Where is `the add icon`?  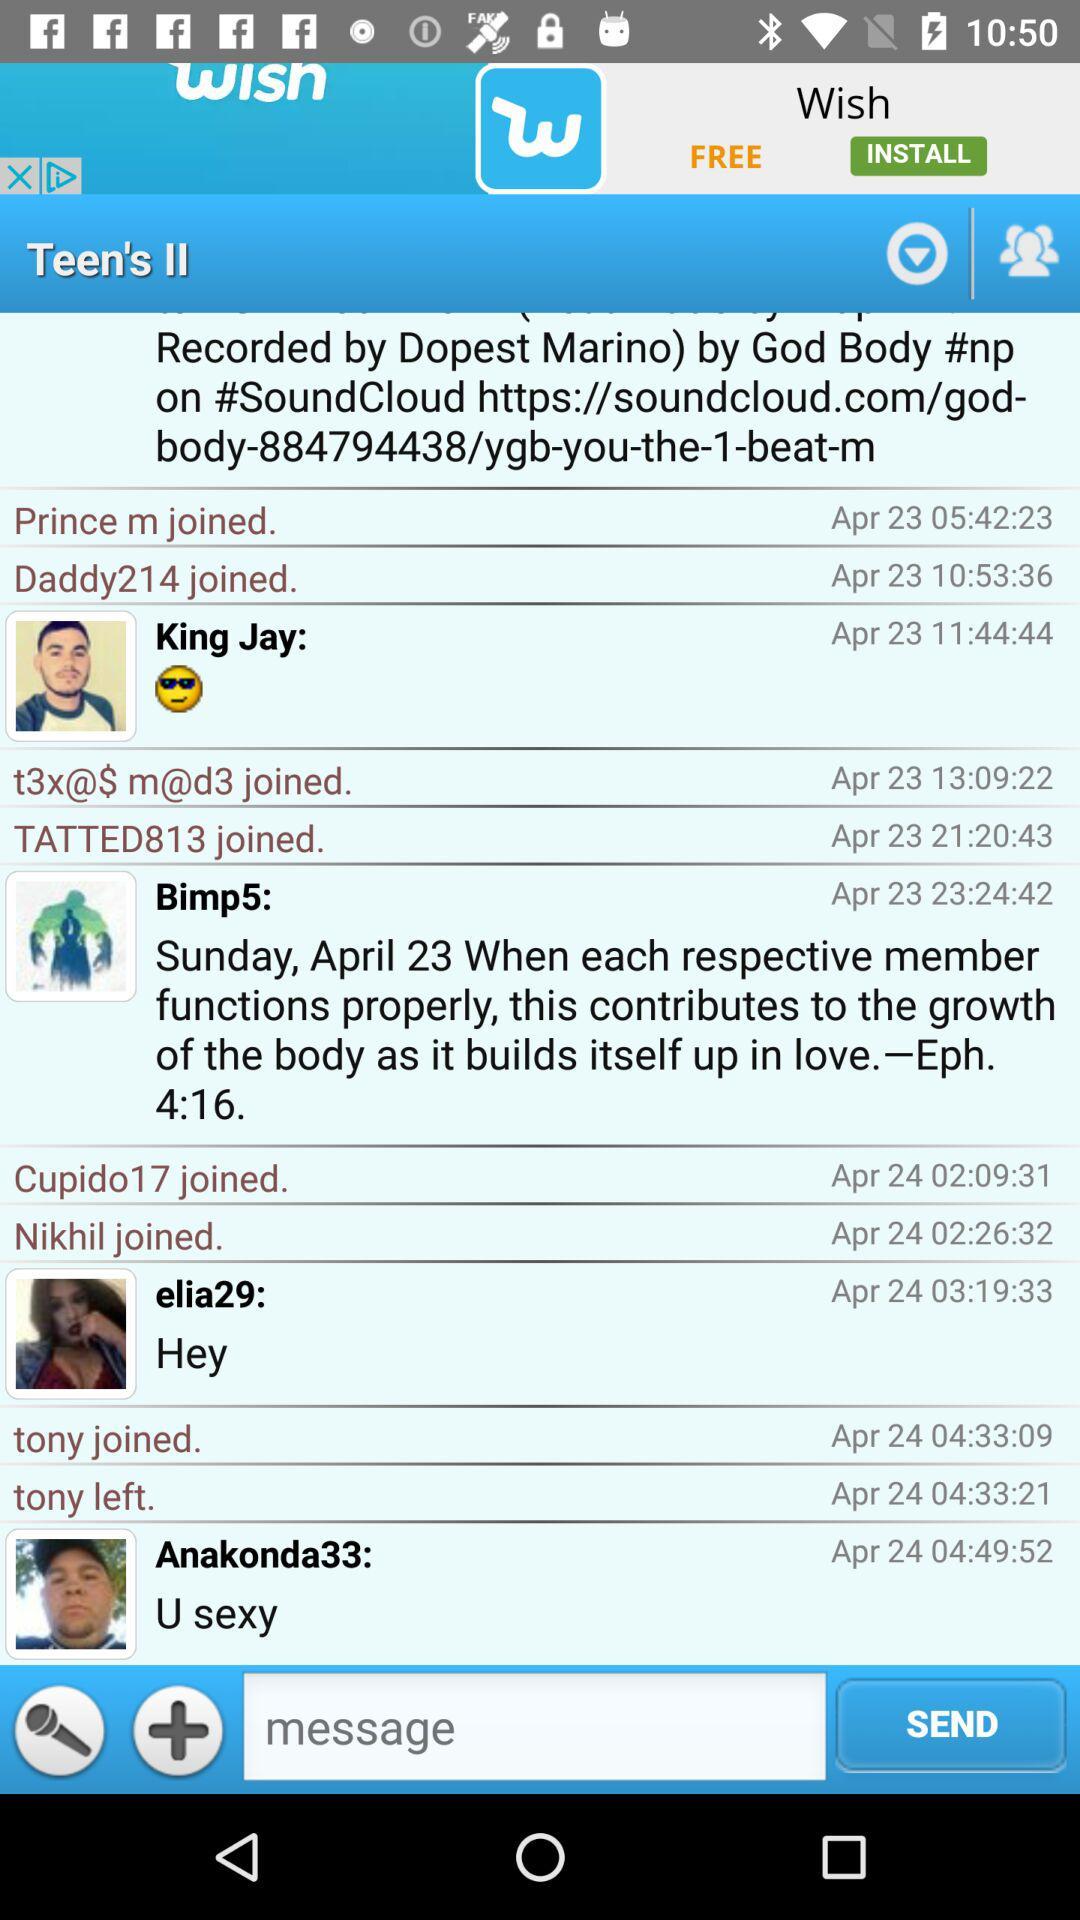
the add icon is located at coordinates (176, 1728).